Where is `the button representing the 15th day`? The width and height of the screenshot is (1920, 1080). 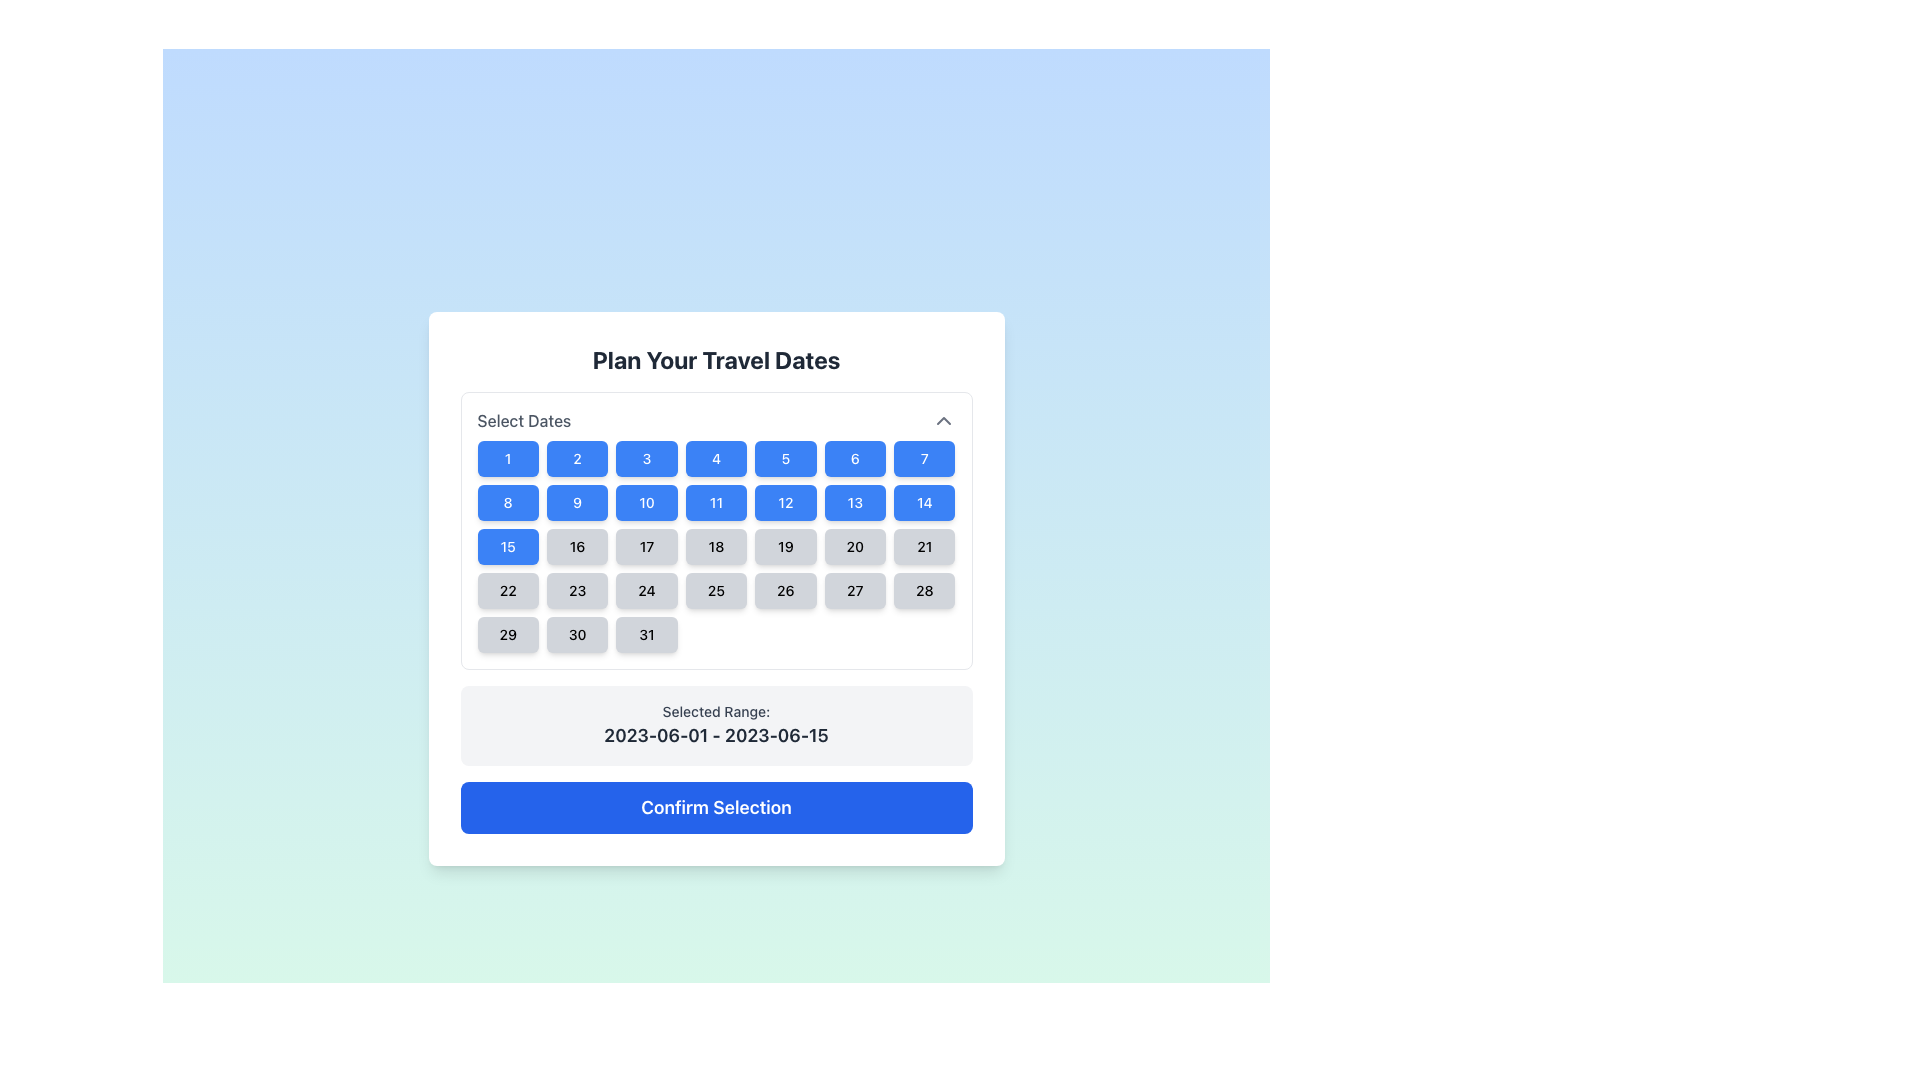 the button representing the 15th day is located at coordinates (508, 547).